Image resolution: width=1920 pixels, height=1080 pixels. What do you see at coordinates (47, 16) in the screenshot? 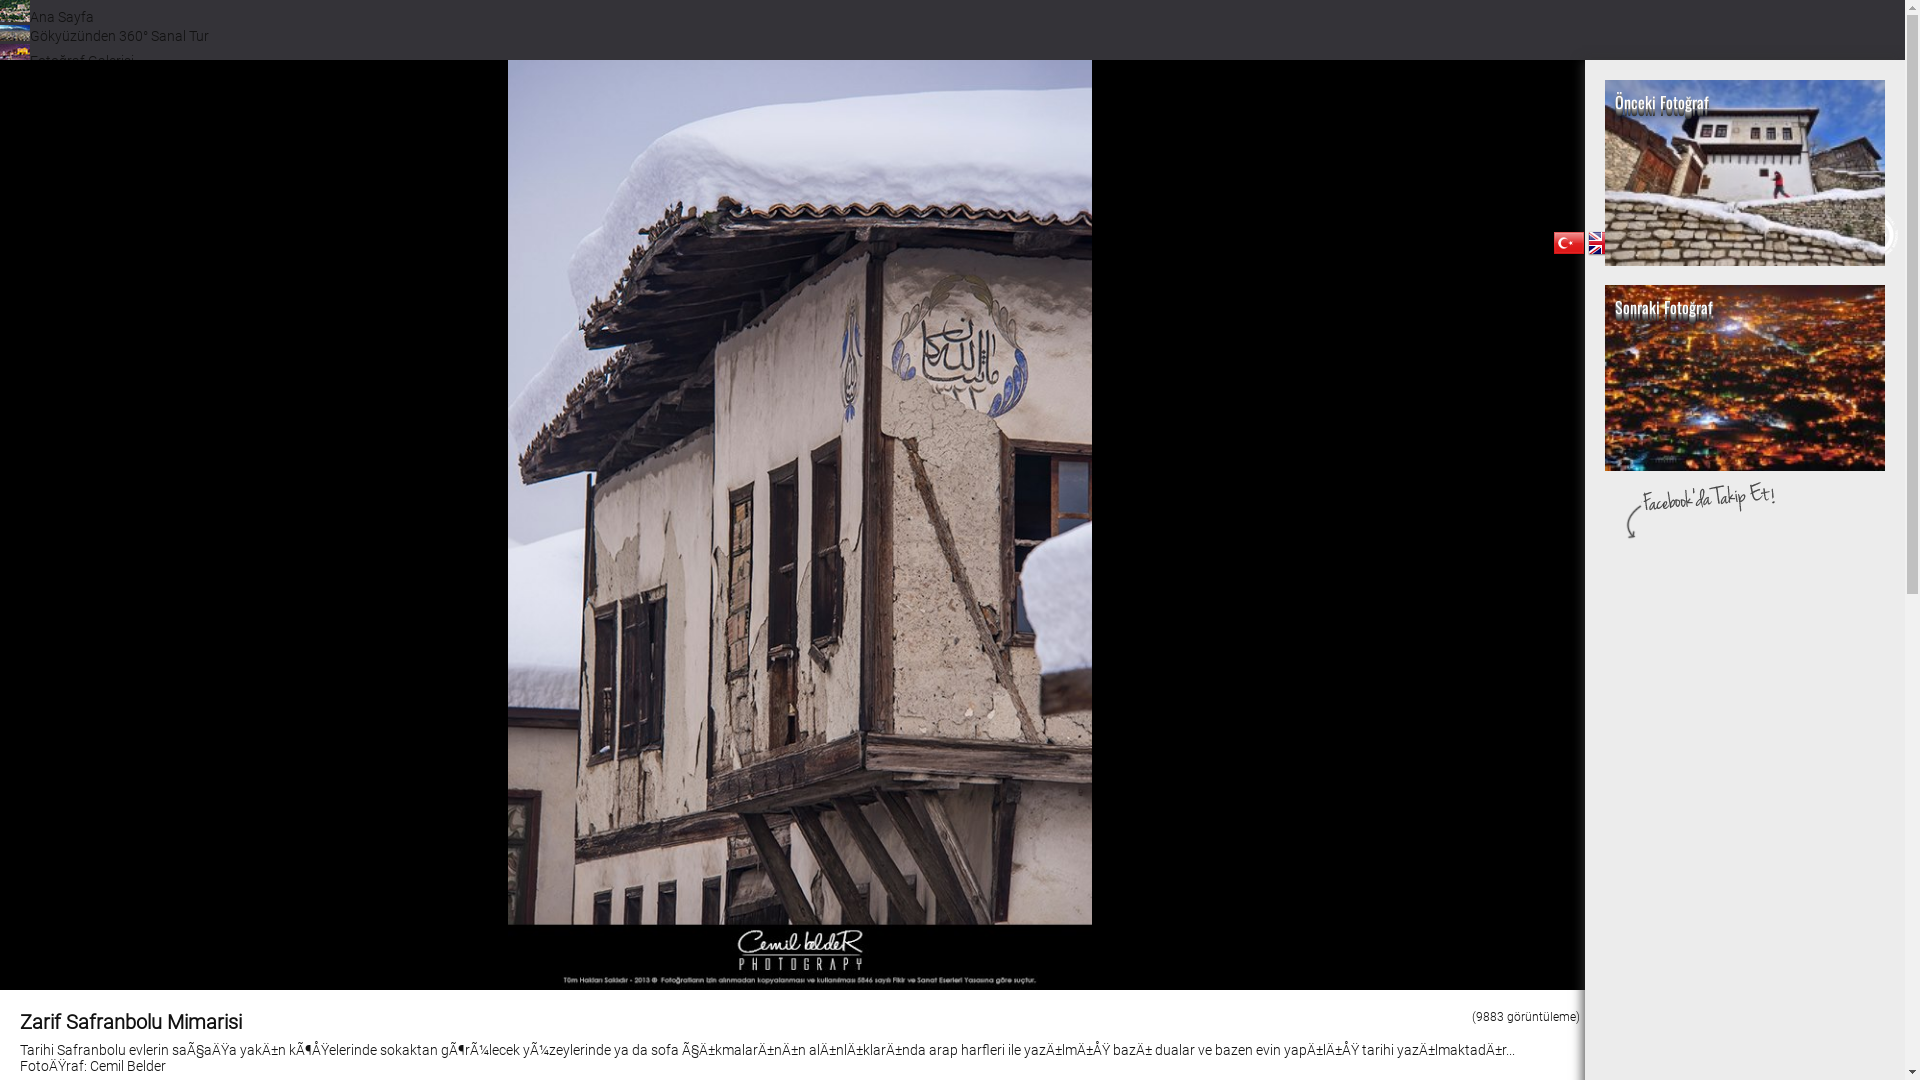
I see `'Ana Sayfa'` at bounding box center [47, 16].